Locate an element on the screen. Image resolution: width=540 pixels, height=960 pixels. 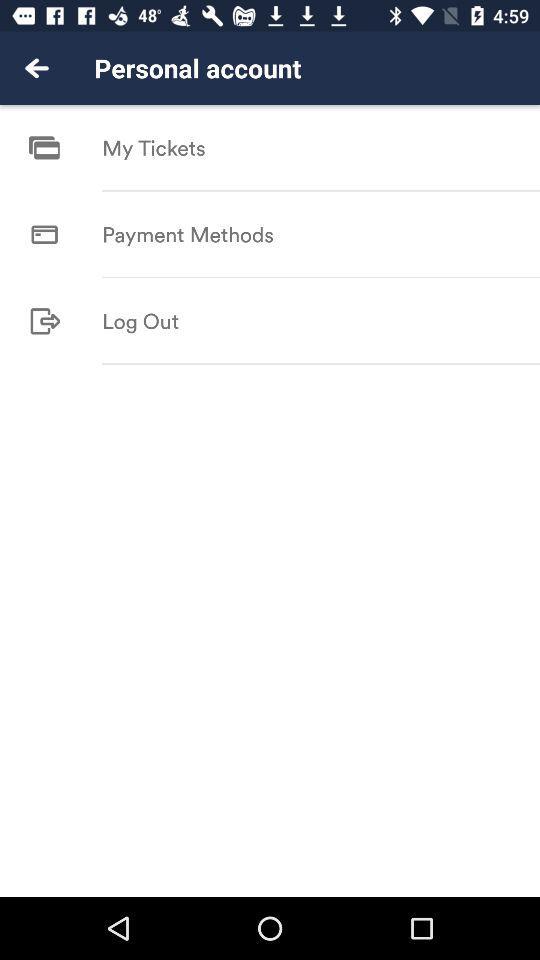
the icon above the payment methods is located at coordinates (321, 190).